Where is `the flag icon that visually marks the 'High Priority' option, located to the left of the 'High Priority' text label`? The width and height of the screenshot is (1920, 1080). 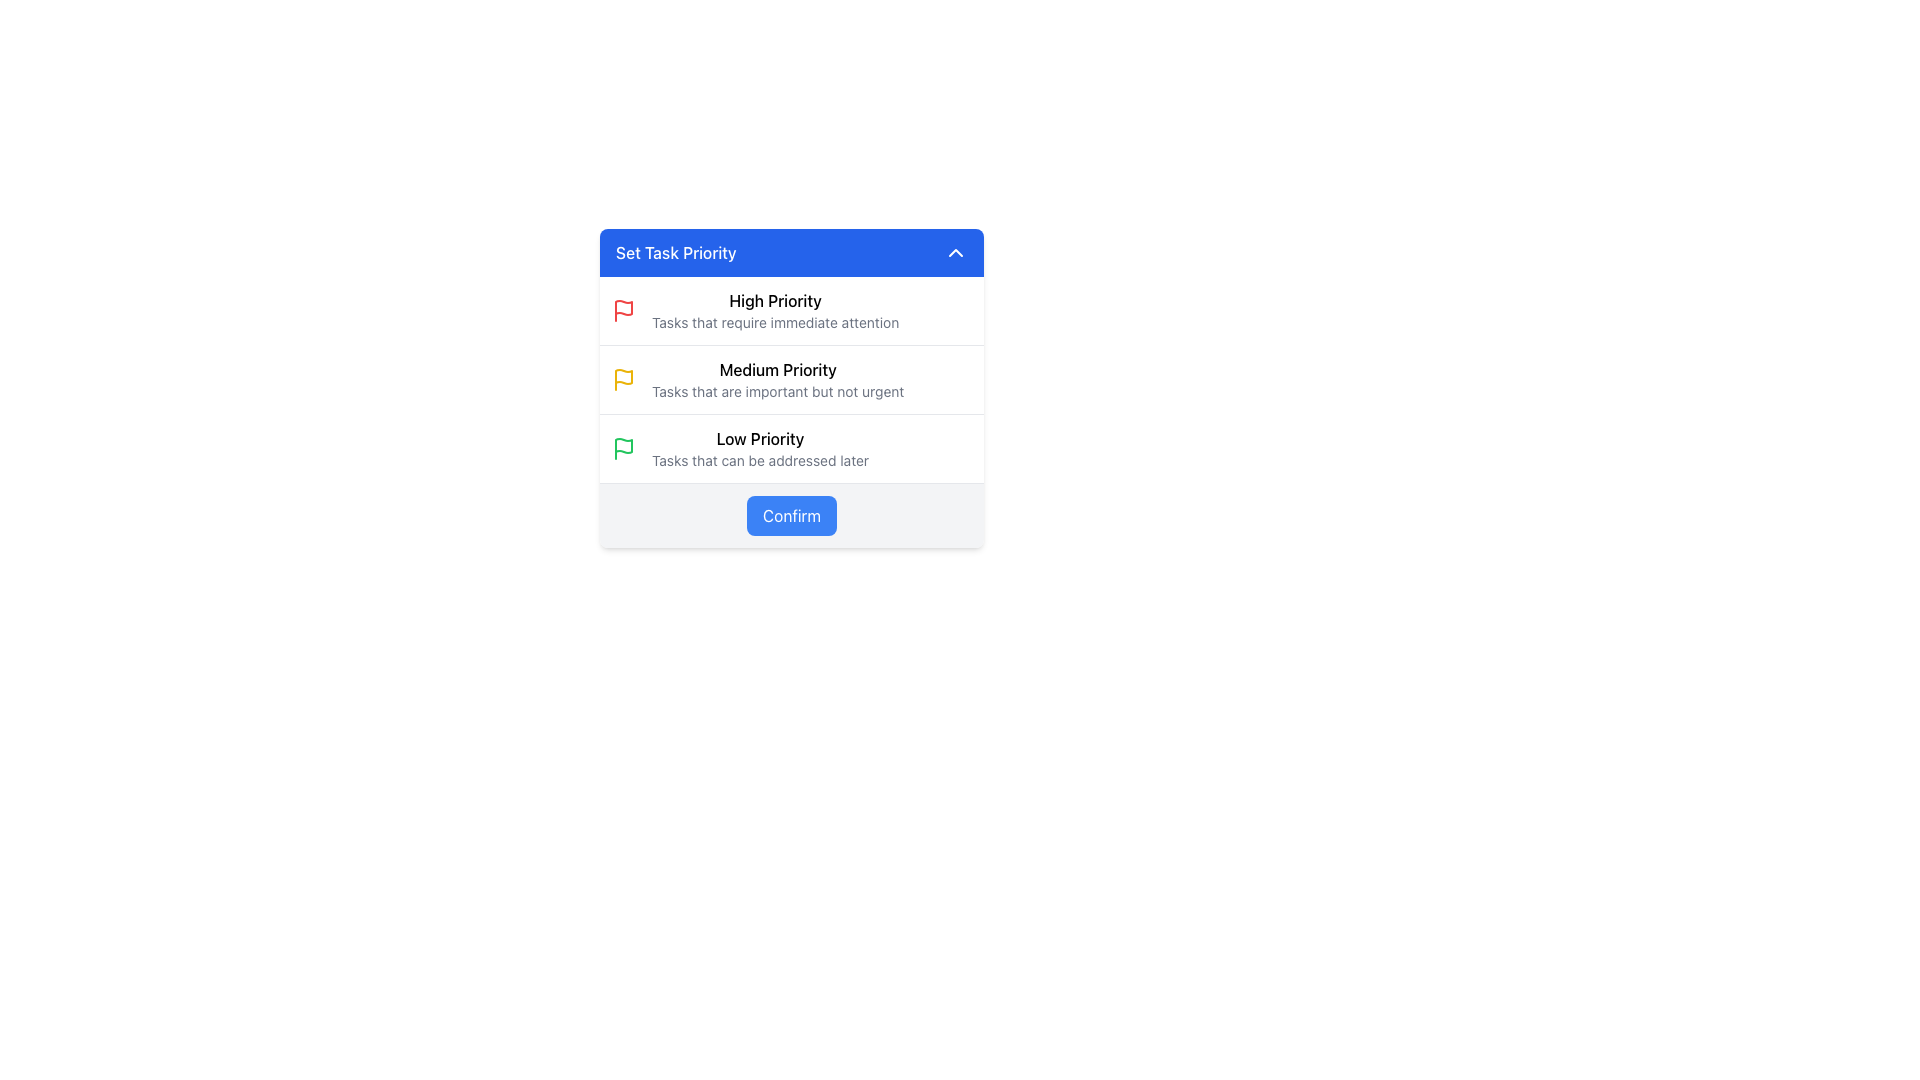
the flag icon that visually marks the 'High Priority' option, located to the left of the 'High Priority' text label is located at coordinates (623, 308).